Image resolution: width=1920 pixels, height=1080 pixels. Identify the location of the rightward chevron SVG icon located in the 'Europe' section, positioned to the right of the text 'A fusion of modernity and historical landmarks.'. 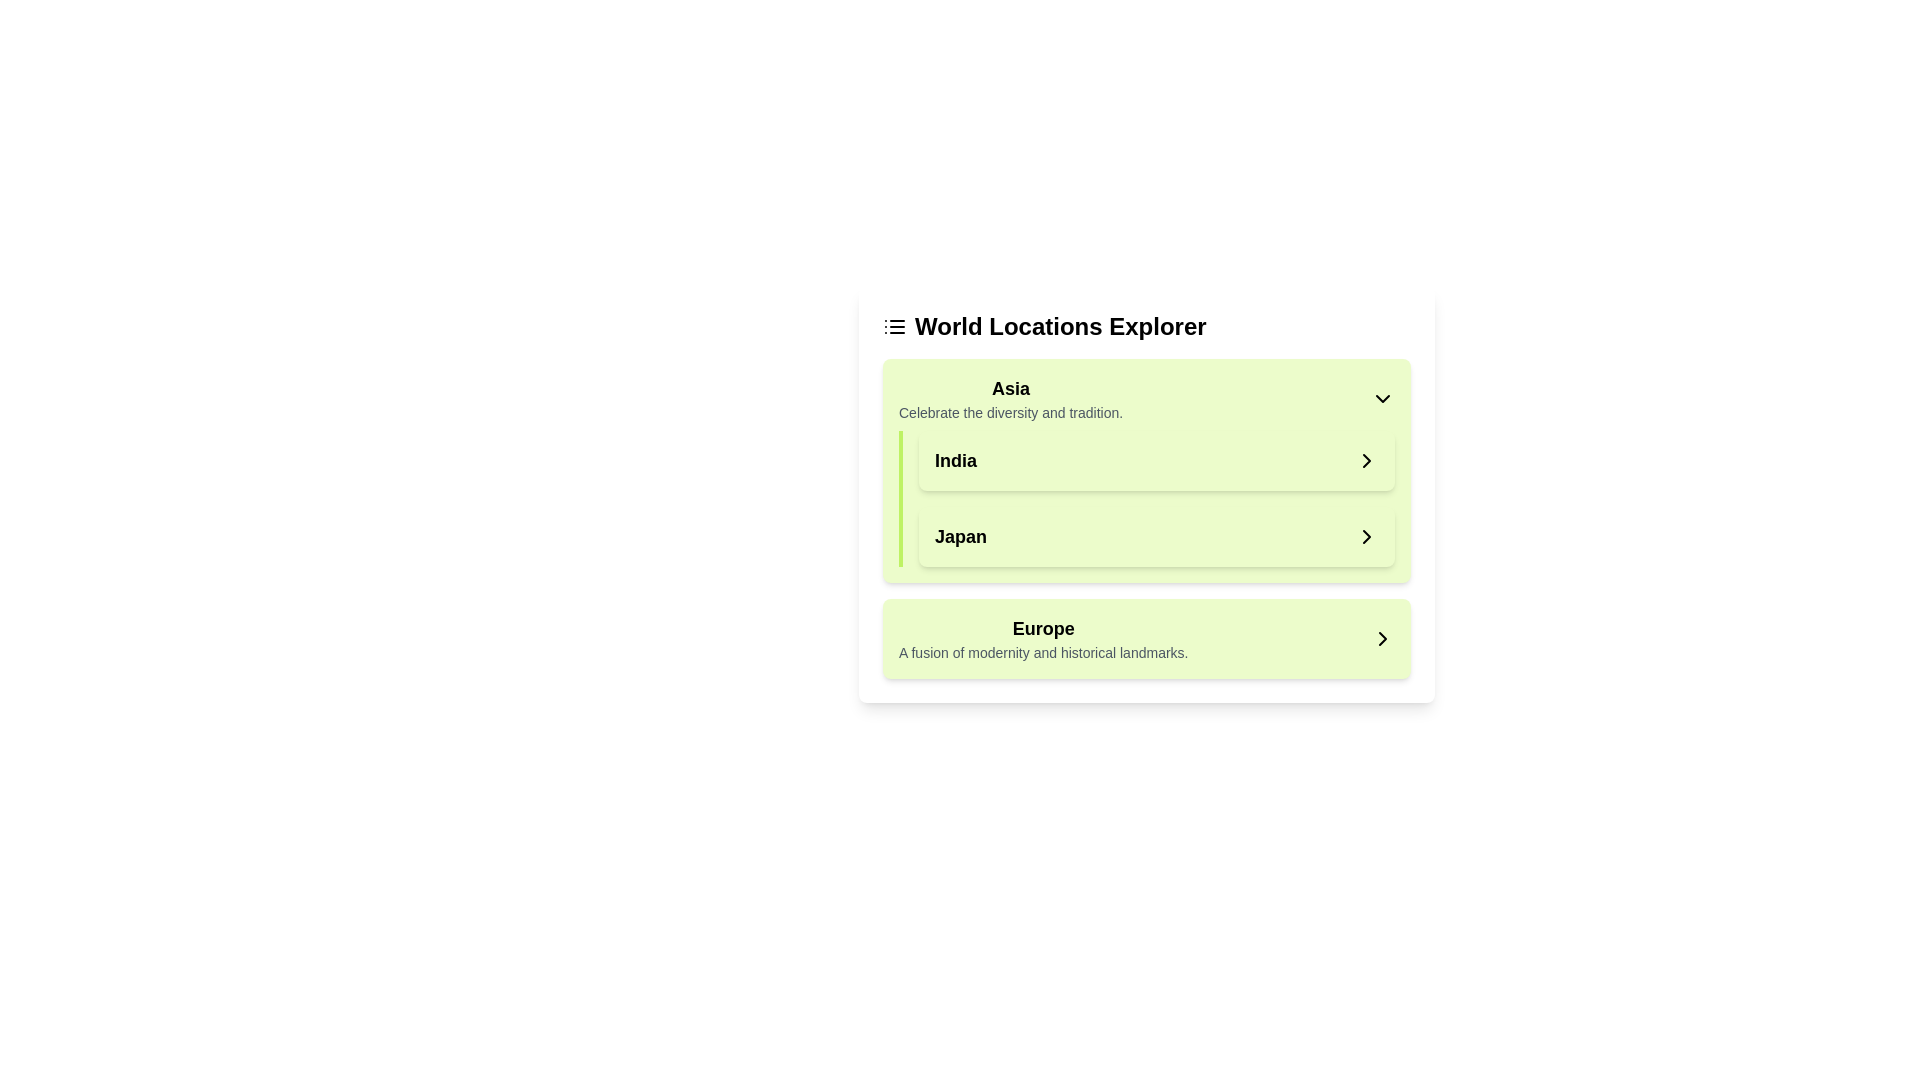
(1381, 639).